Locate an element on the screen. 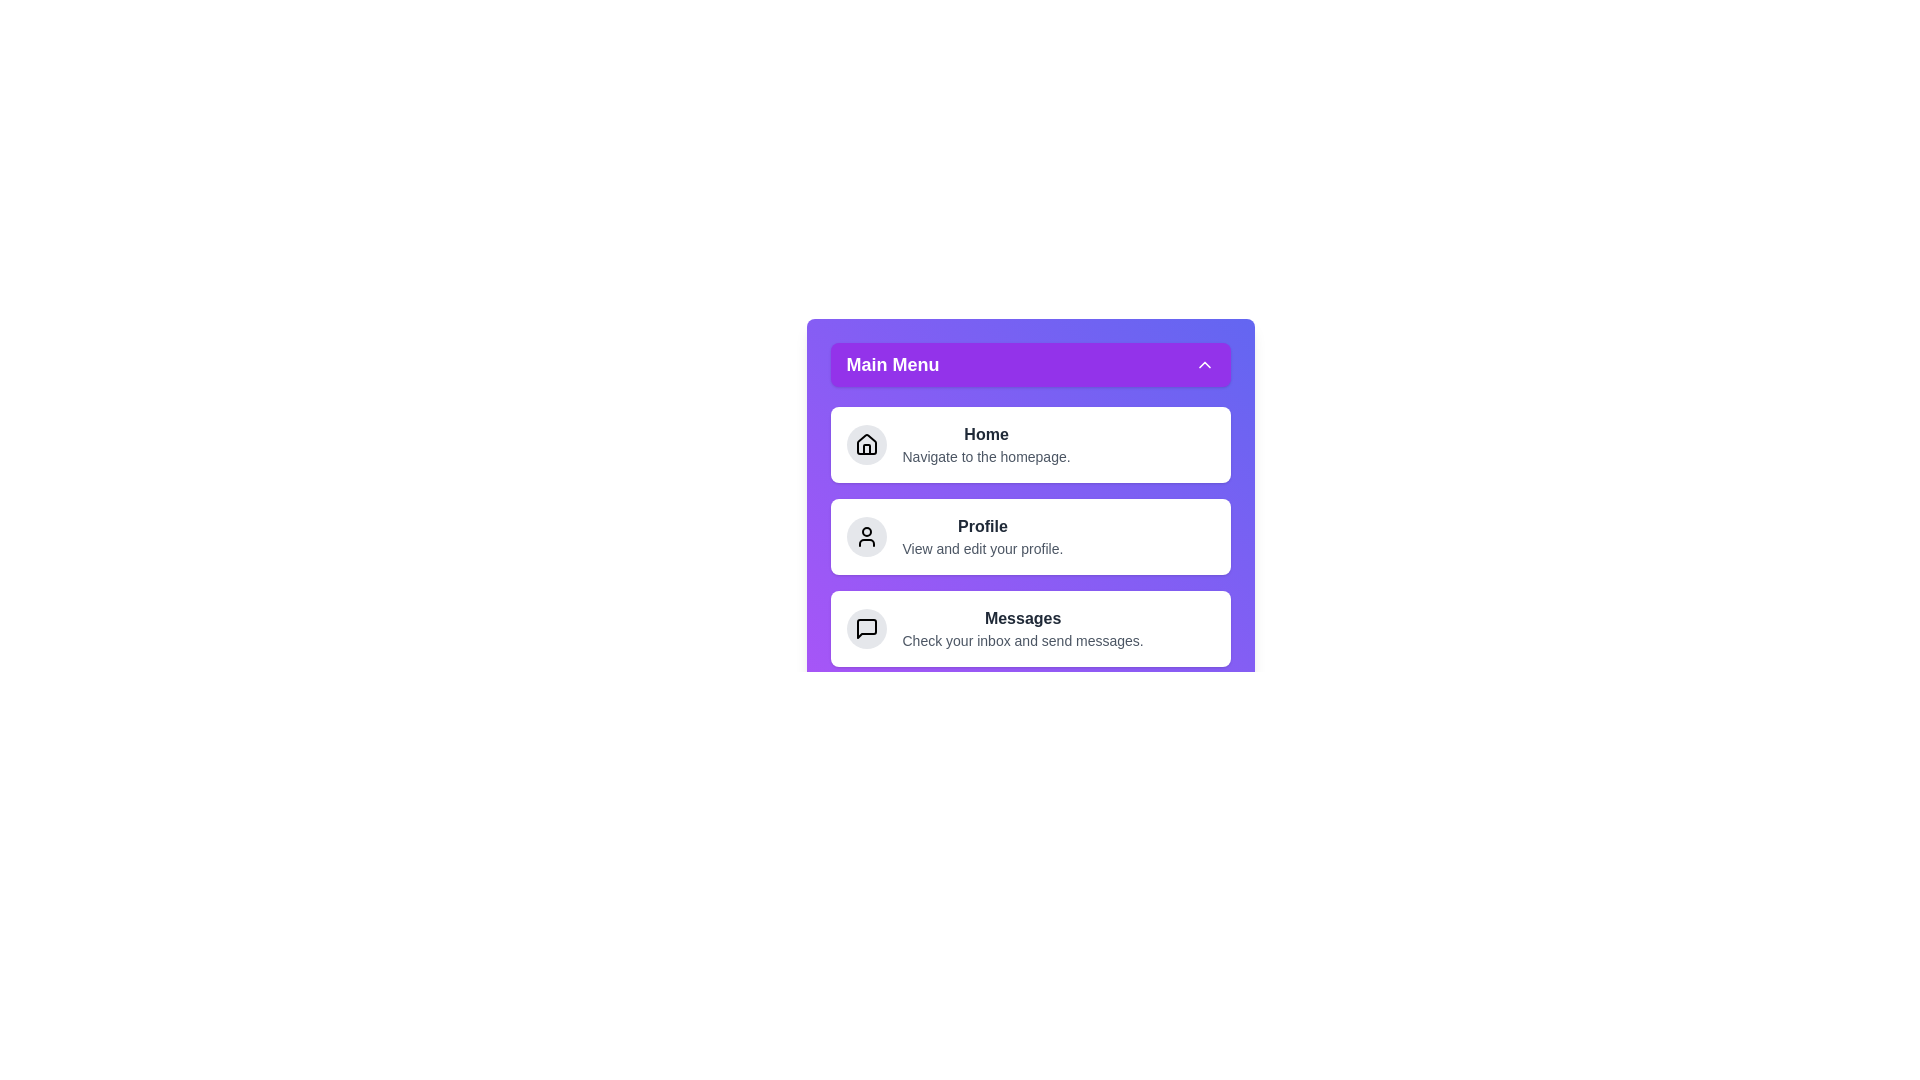 This screenshot has height=1080, width=1920. the 'Main Menu' button to toggle the visibility of the menu is located at coordinates (1030, 365).